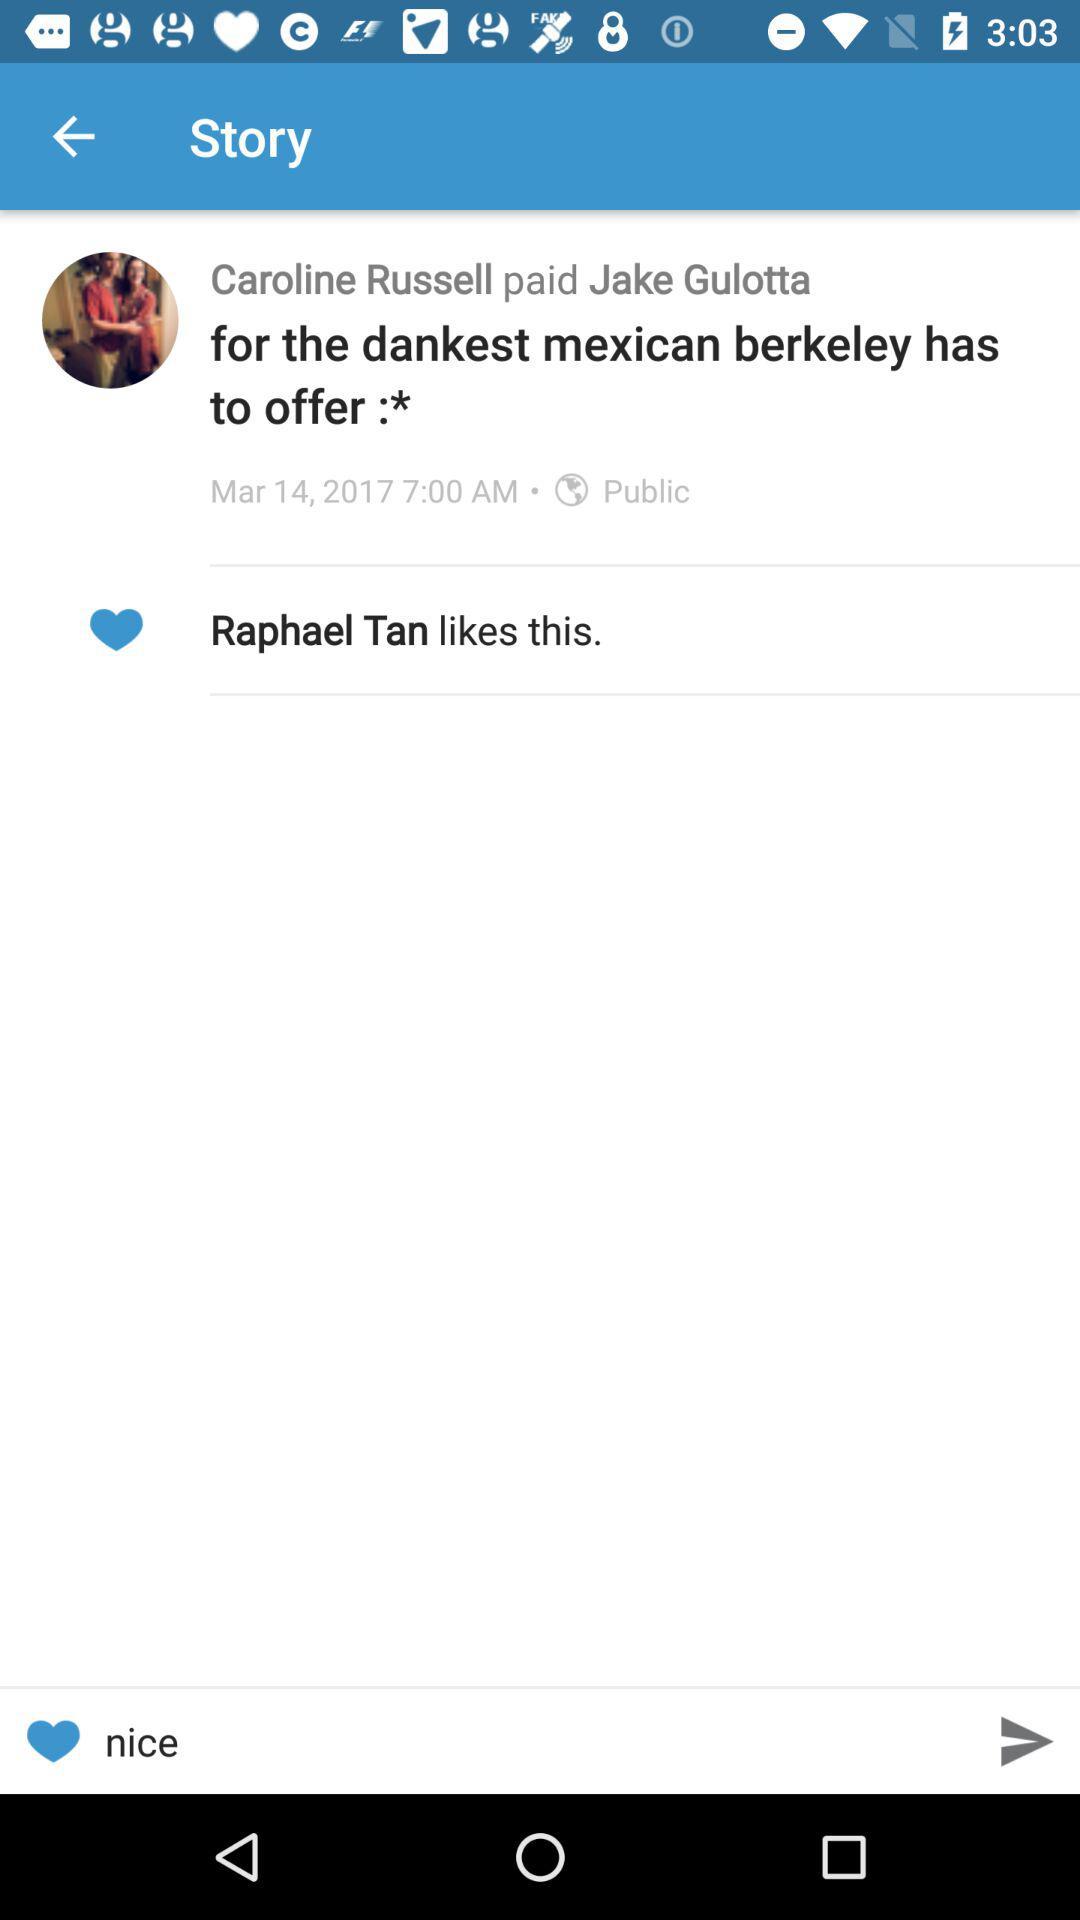  Describe the element at coordinates (72, 135) in the screenshot. I see `icon to the left of the story` at that location.